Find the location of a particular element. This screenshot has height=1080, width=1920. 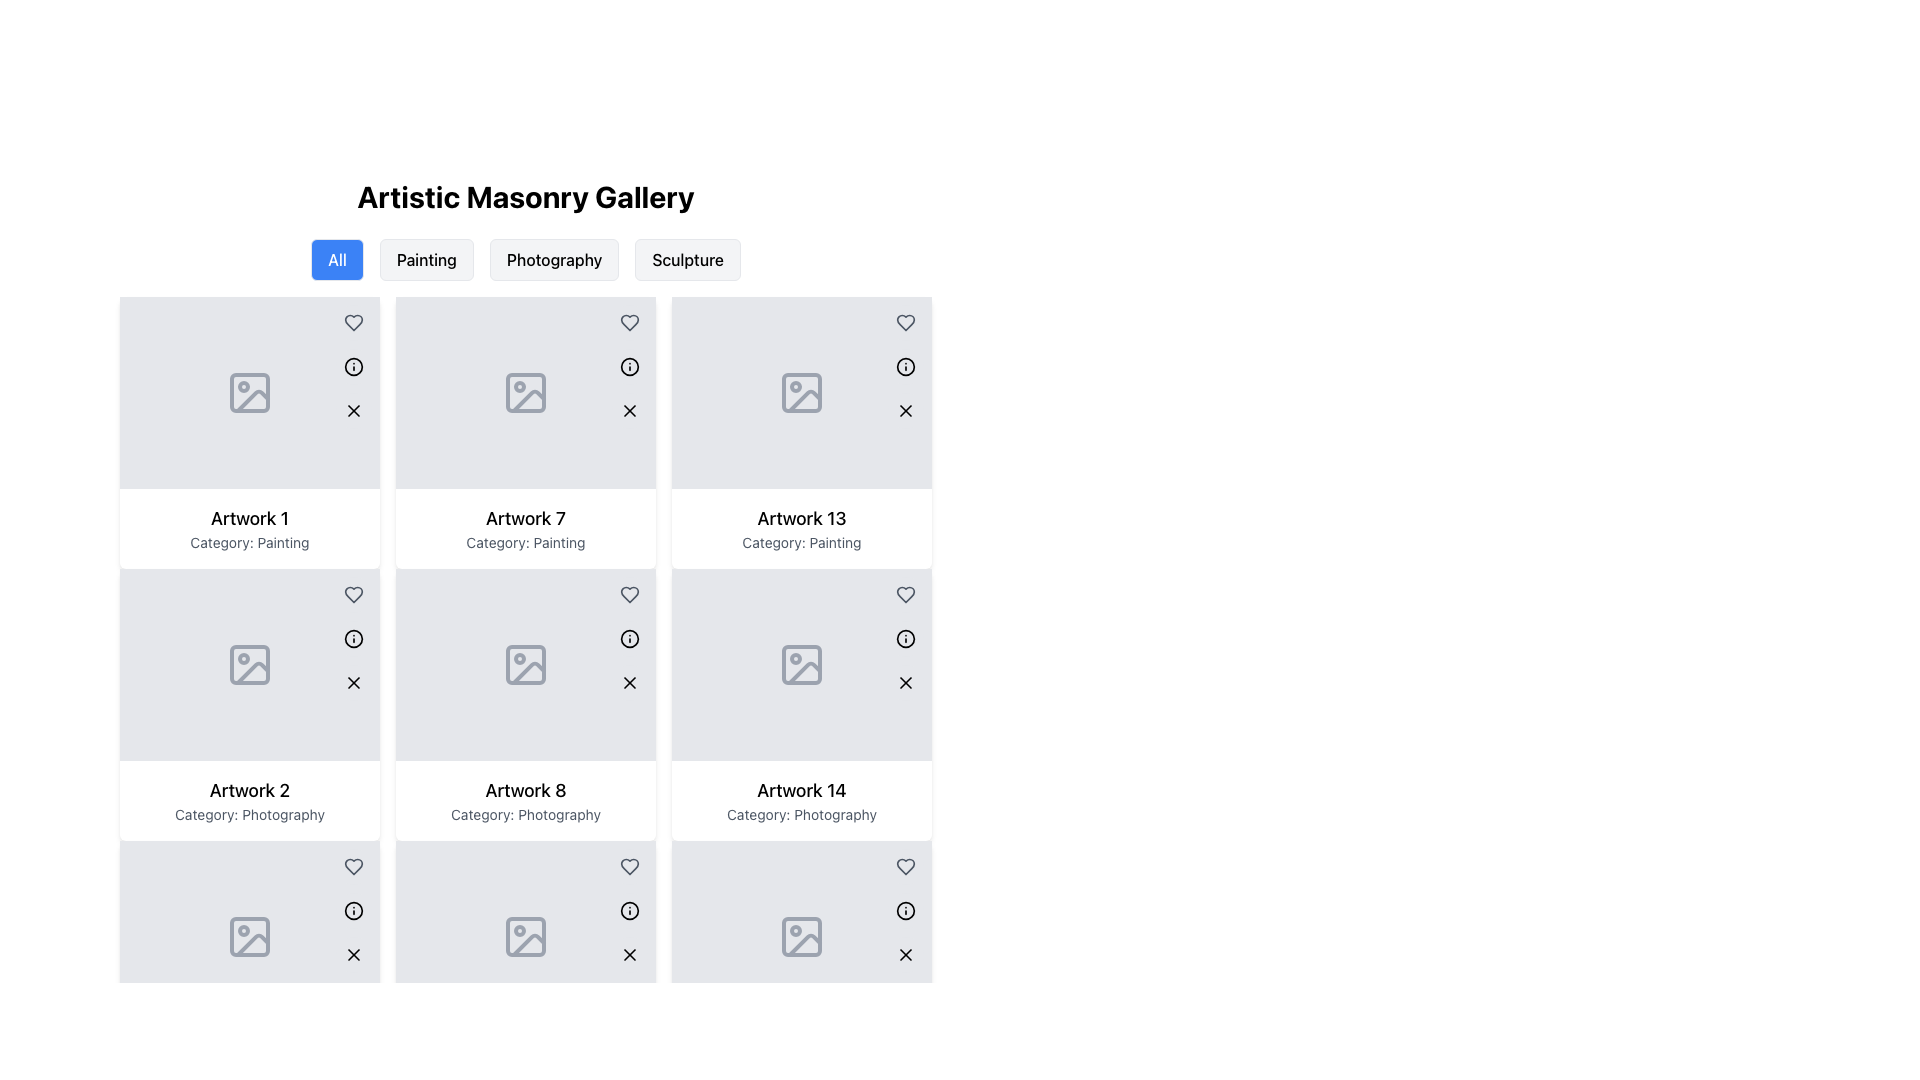

the informational icon located at the top-right corner of the 'Artwork 7' tile in the gallery grid is located at coordinates (628, 366).